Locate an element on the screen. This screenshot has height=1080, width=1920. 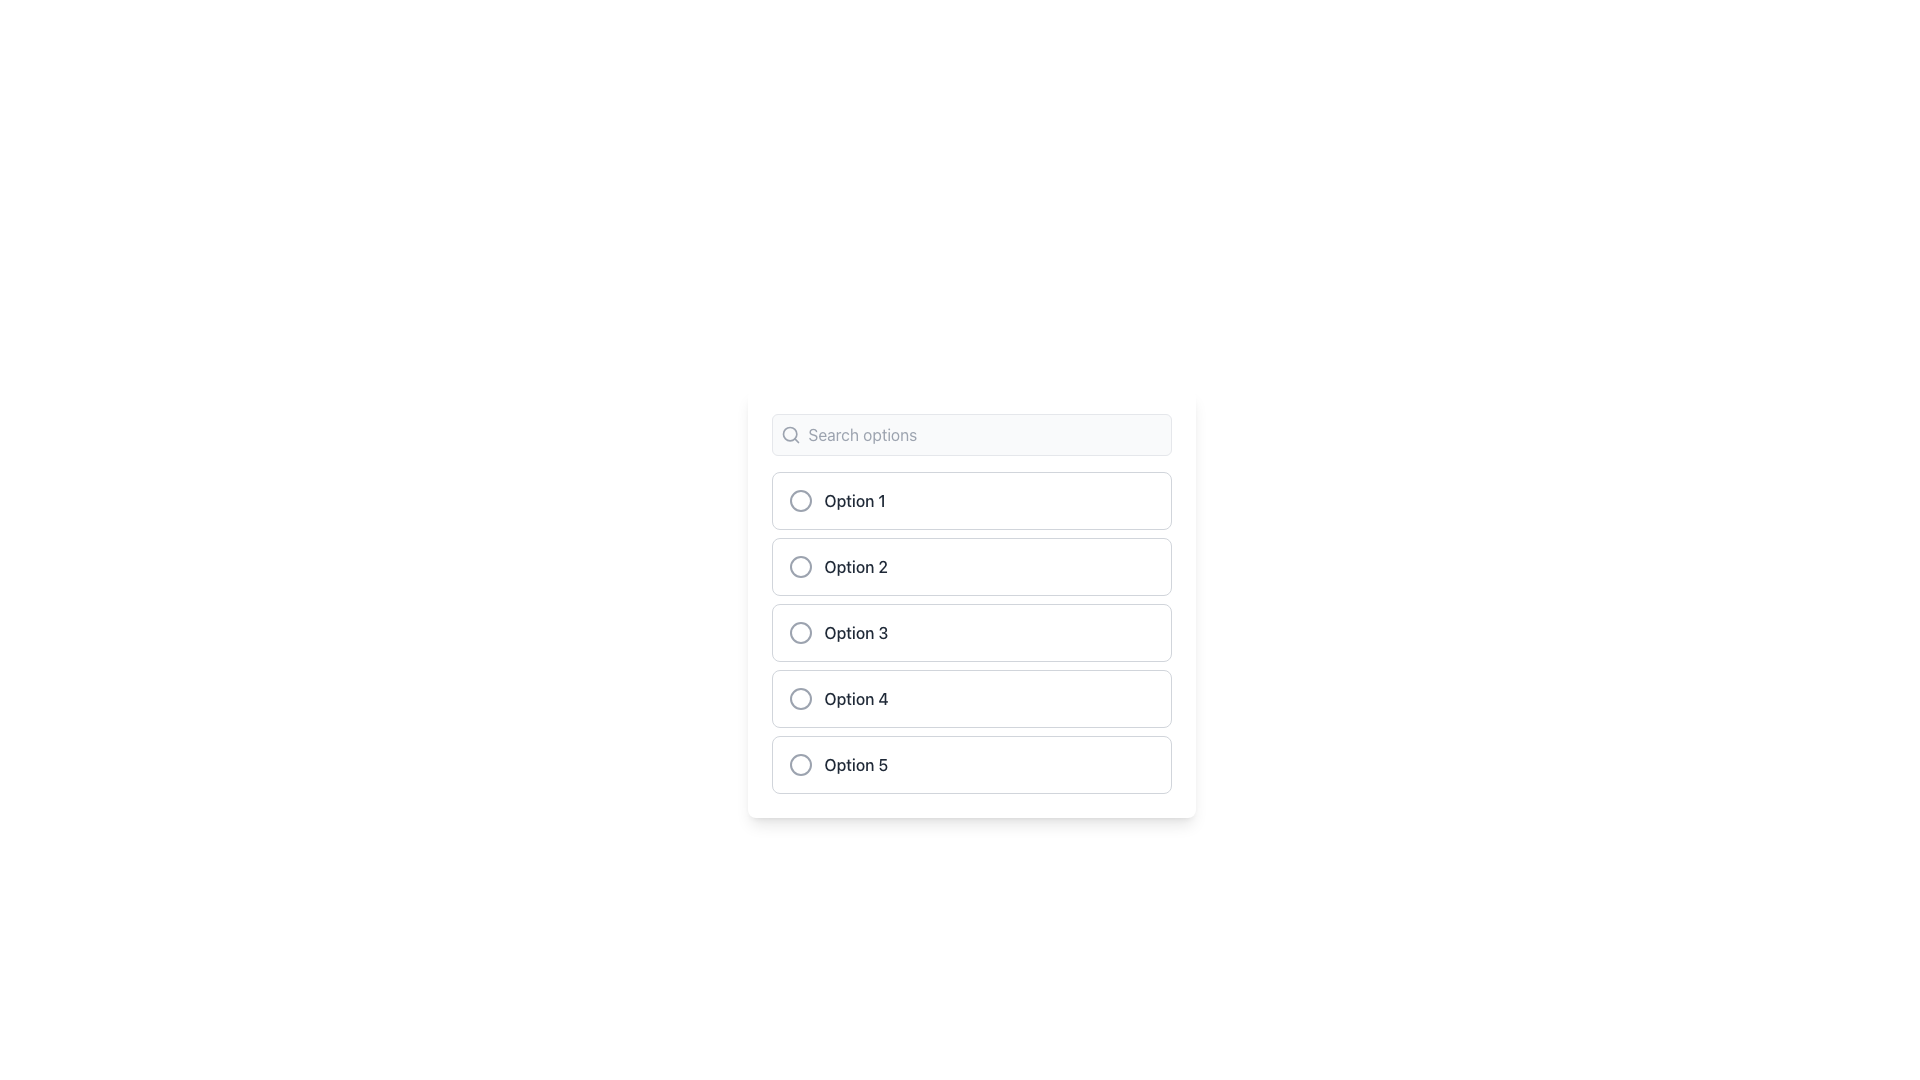
the associated option by clicking the radio button next to the 'Option 3' text label, which is displayed in gray on a white background is located at coordinates (856, 632).